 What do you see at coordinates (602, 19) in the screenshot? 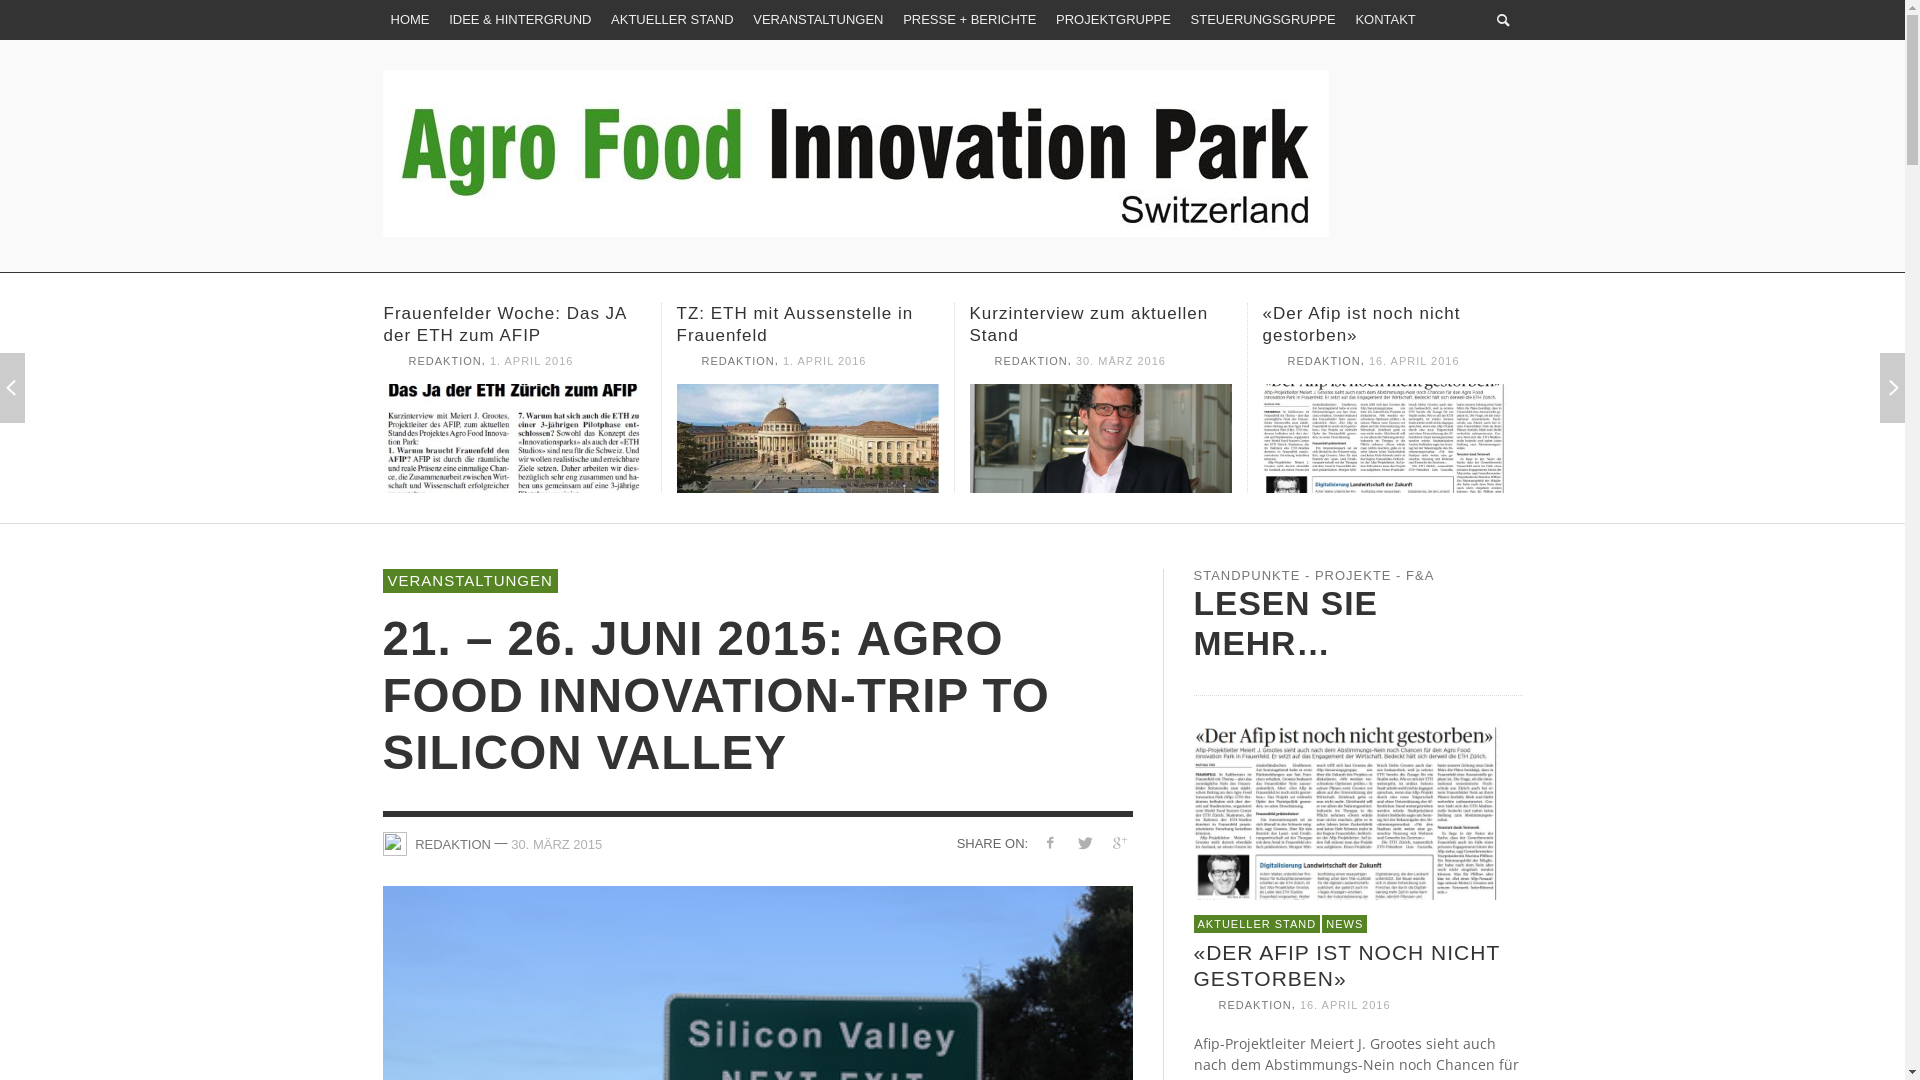
I see `'AKTUELLER STAND'` at bounding box center [602, 19].